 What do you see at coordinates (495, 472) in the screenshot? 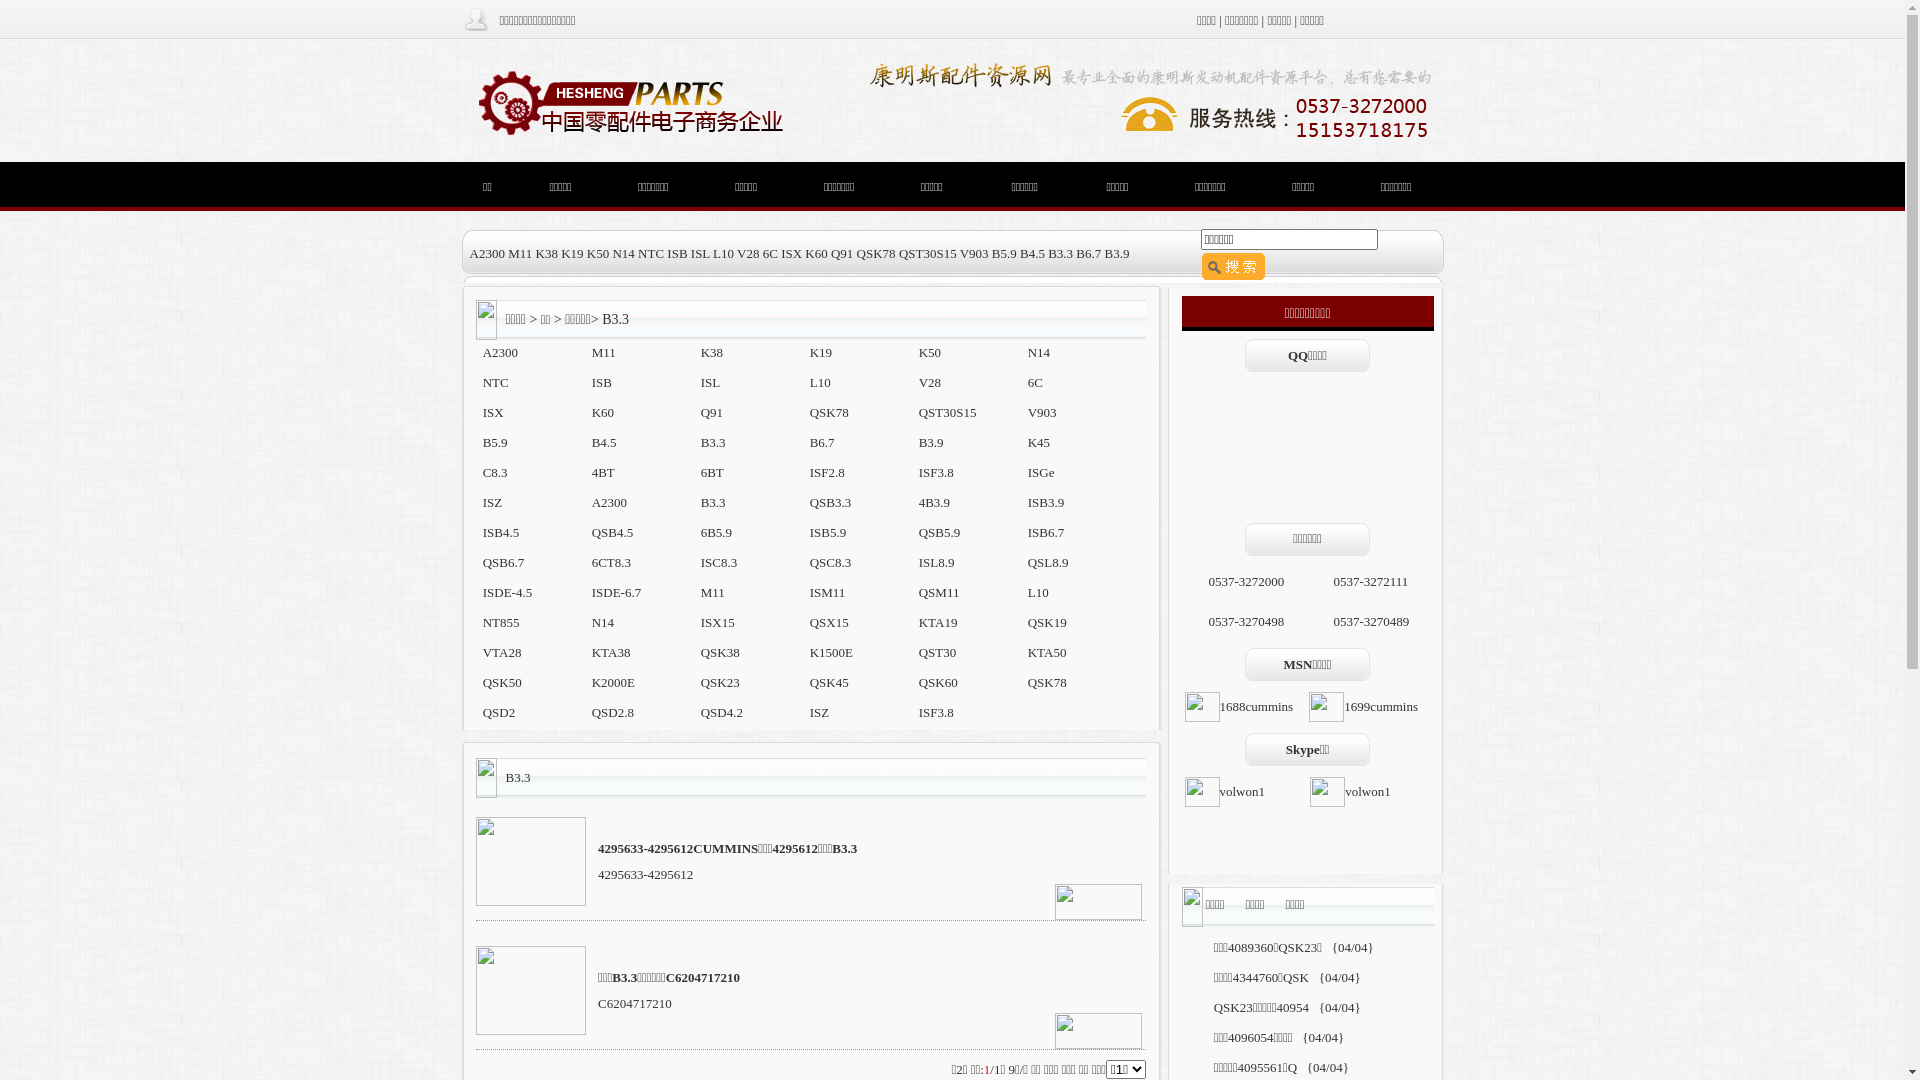
I see `'C8.3'` at bounding box center [495, 472].